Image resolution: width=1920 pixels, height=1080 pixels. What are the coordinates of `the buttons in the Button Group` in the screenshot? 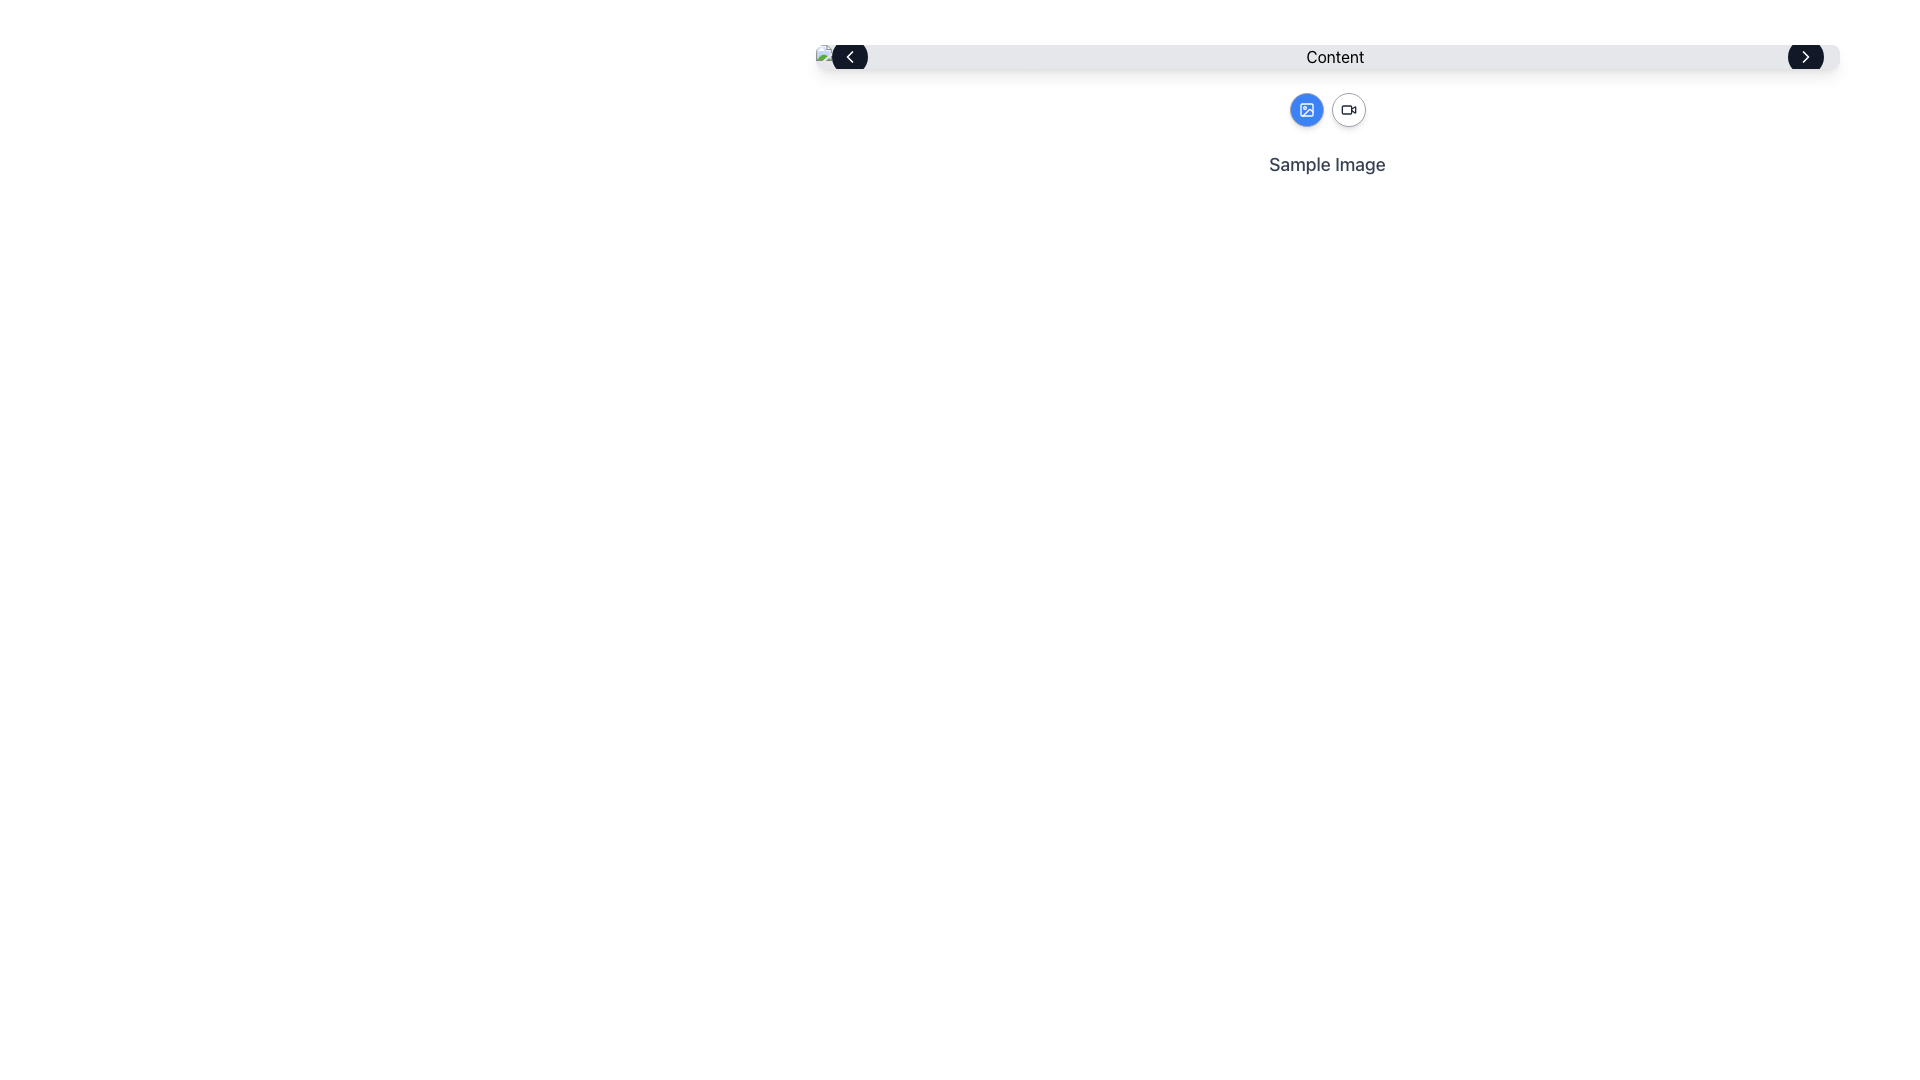 It's located at (1327, 110).